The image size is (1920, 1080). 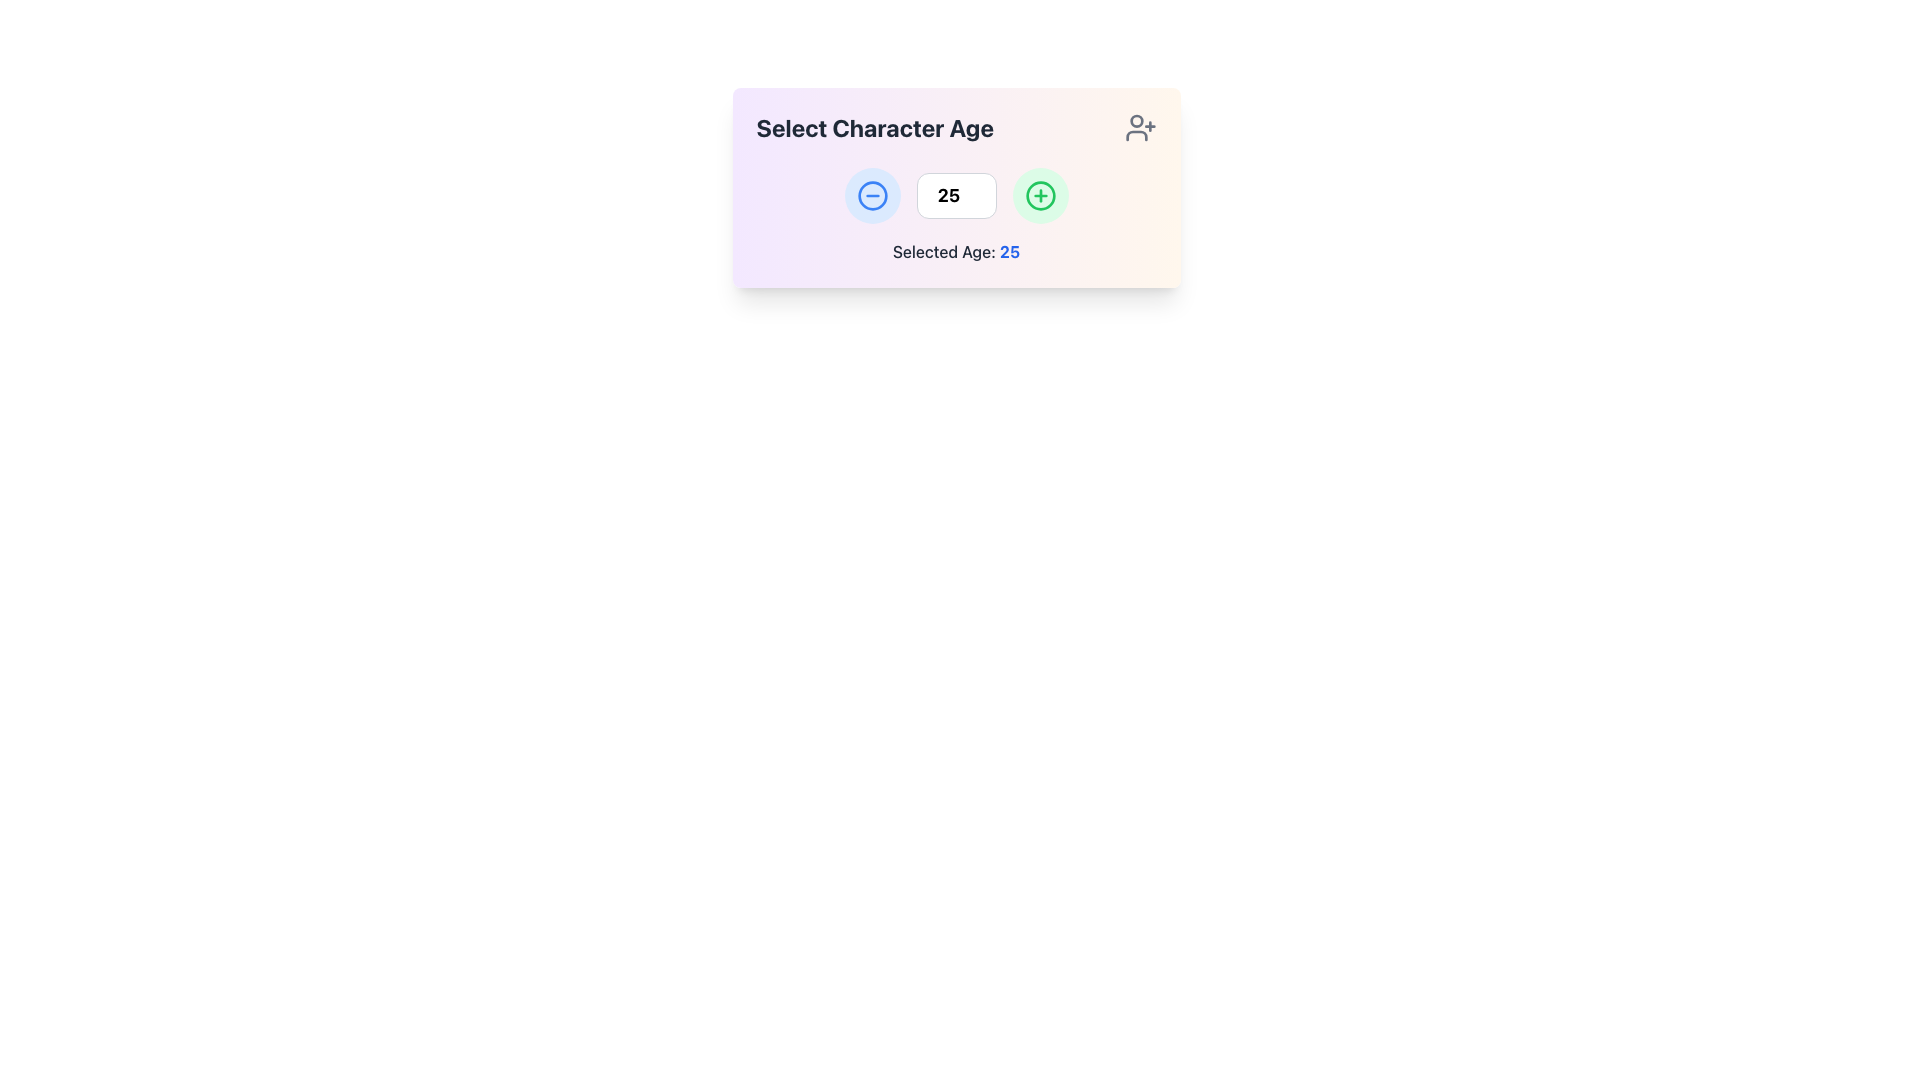 What do you see at coordinates (1040, 196) in the screenshot?
I see `the circular button with a green outline and a green plus sign to increment the age in the 'Select Character Age' card layout` at bounding box center [1040, 196].